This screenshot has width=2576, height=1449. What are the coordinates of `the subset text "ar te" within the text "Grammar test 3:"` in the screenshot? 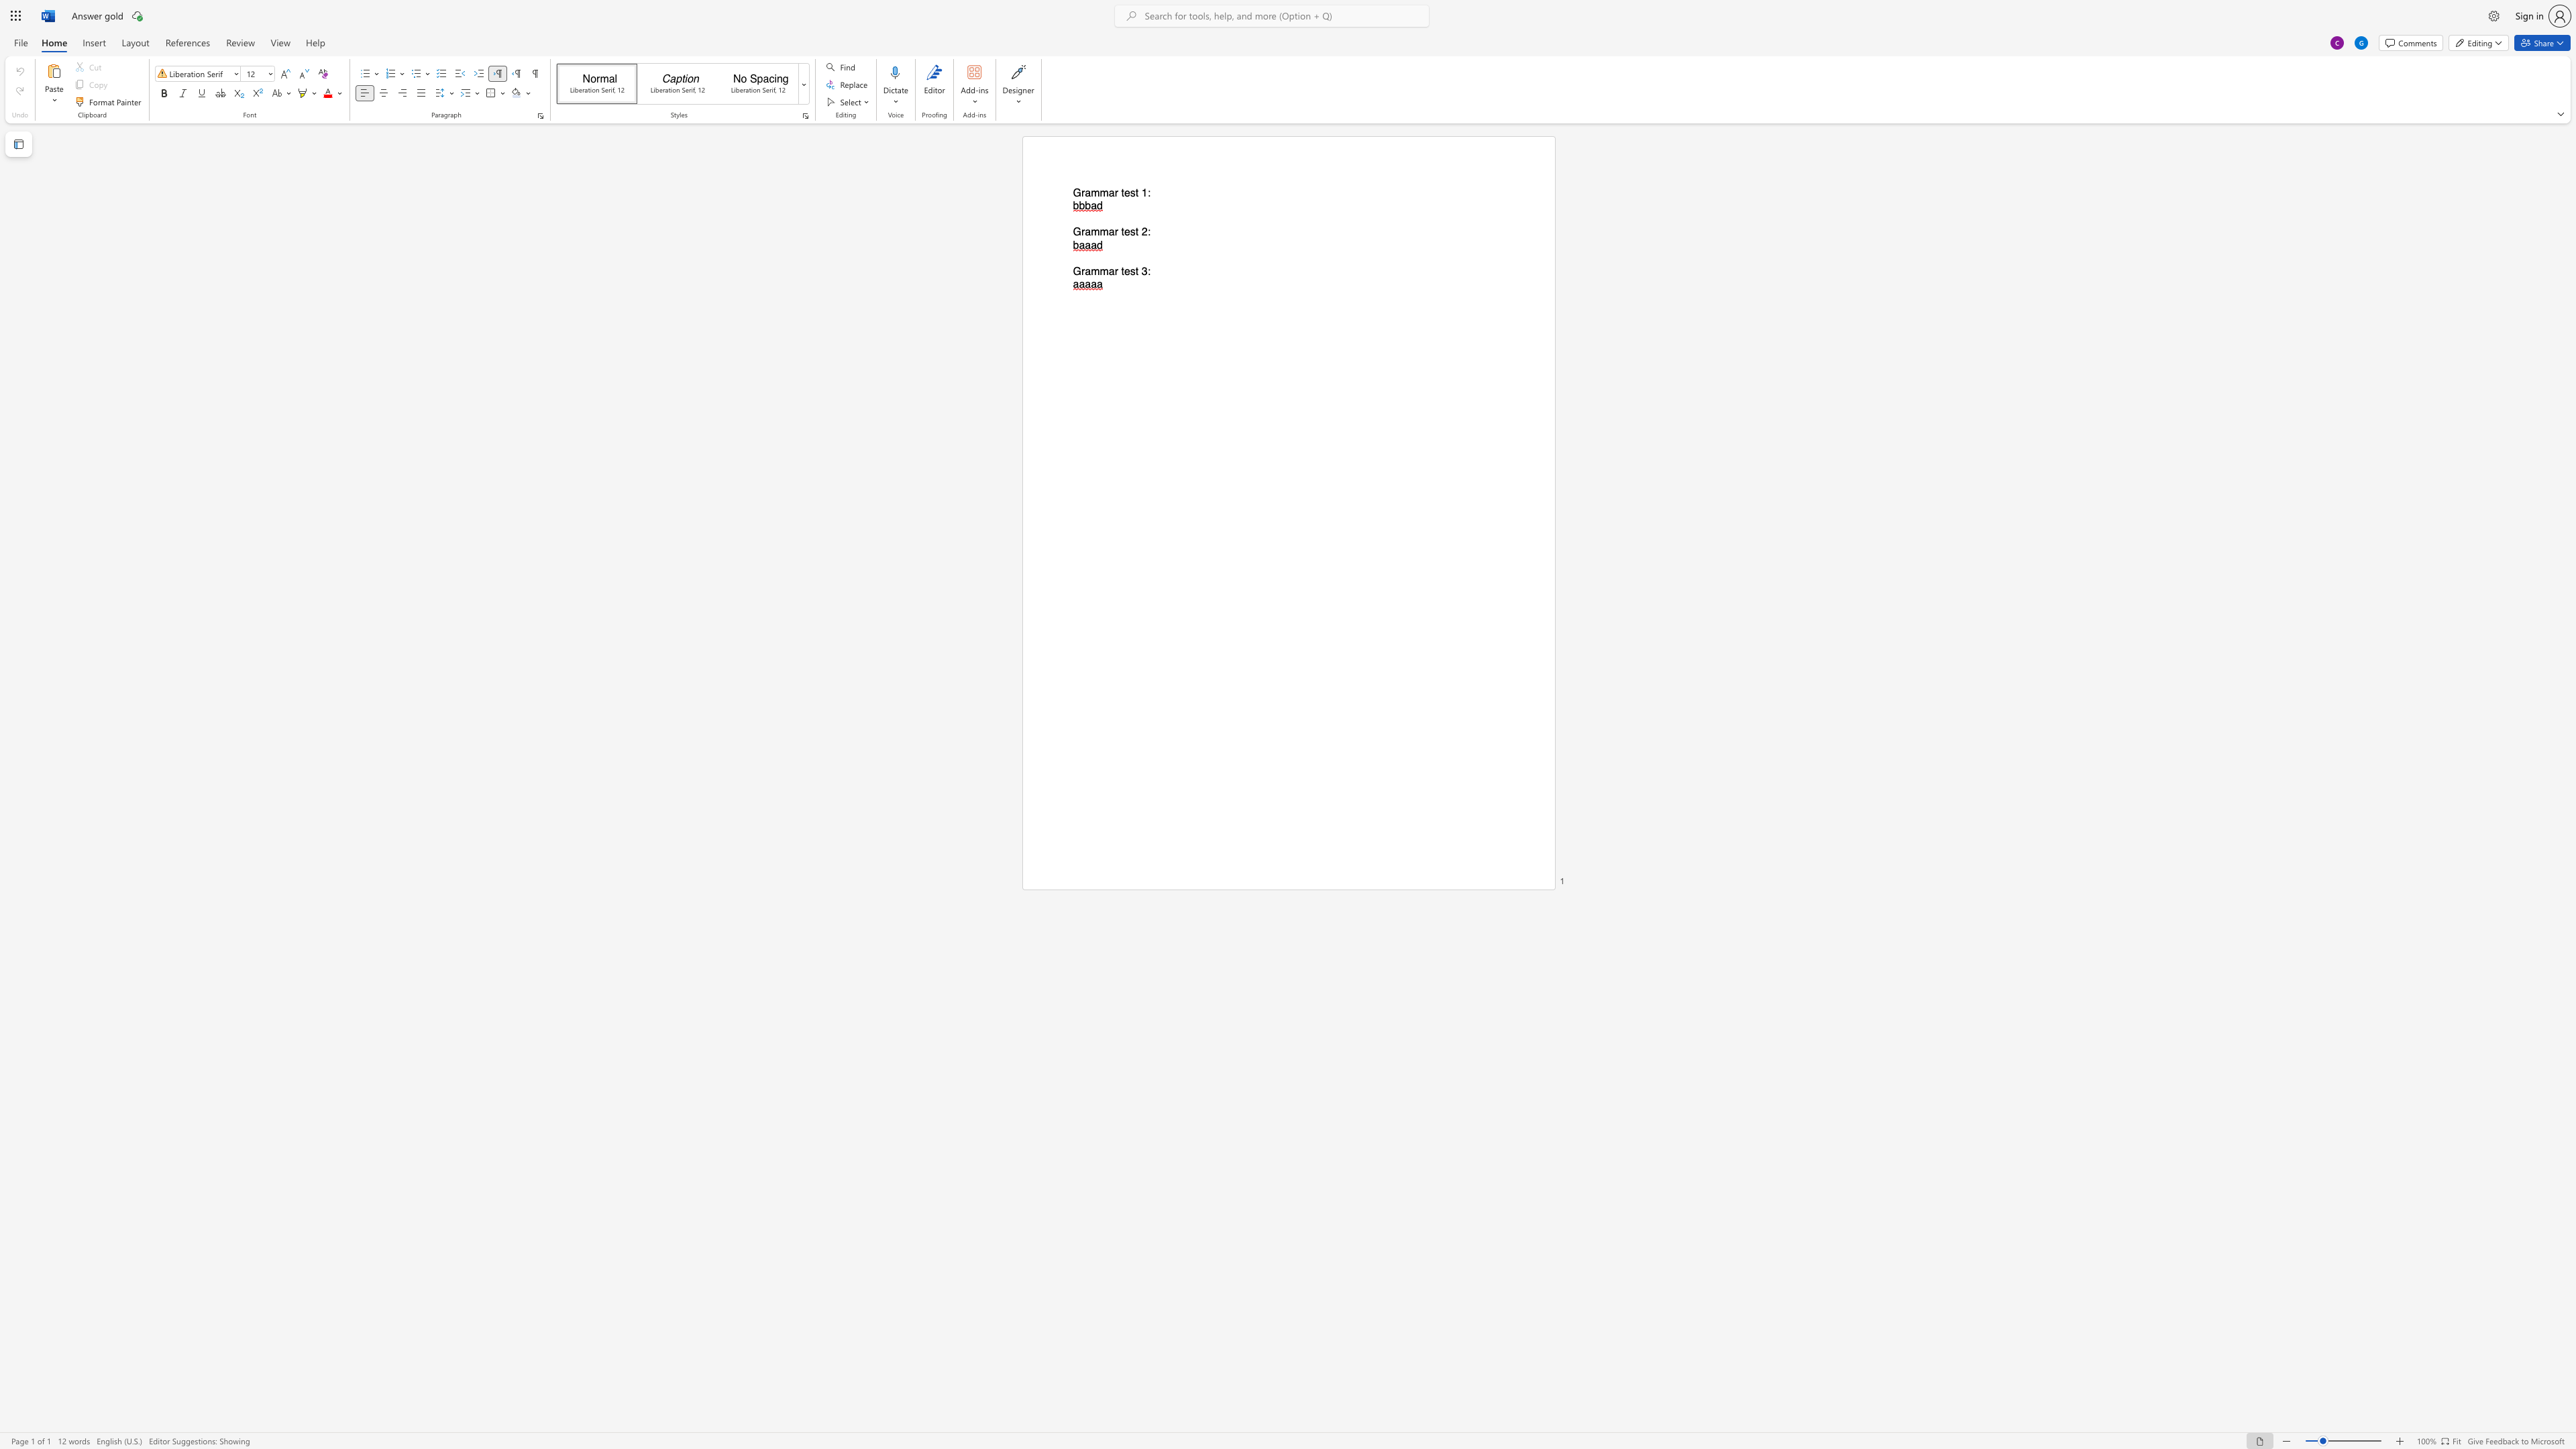 It's located at (1108, 271).